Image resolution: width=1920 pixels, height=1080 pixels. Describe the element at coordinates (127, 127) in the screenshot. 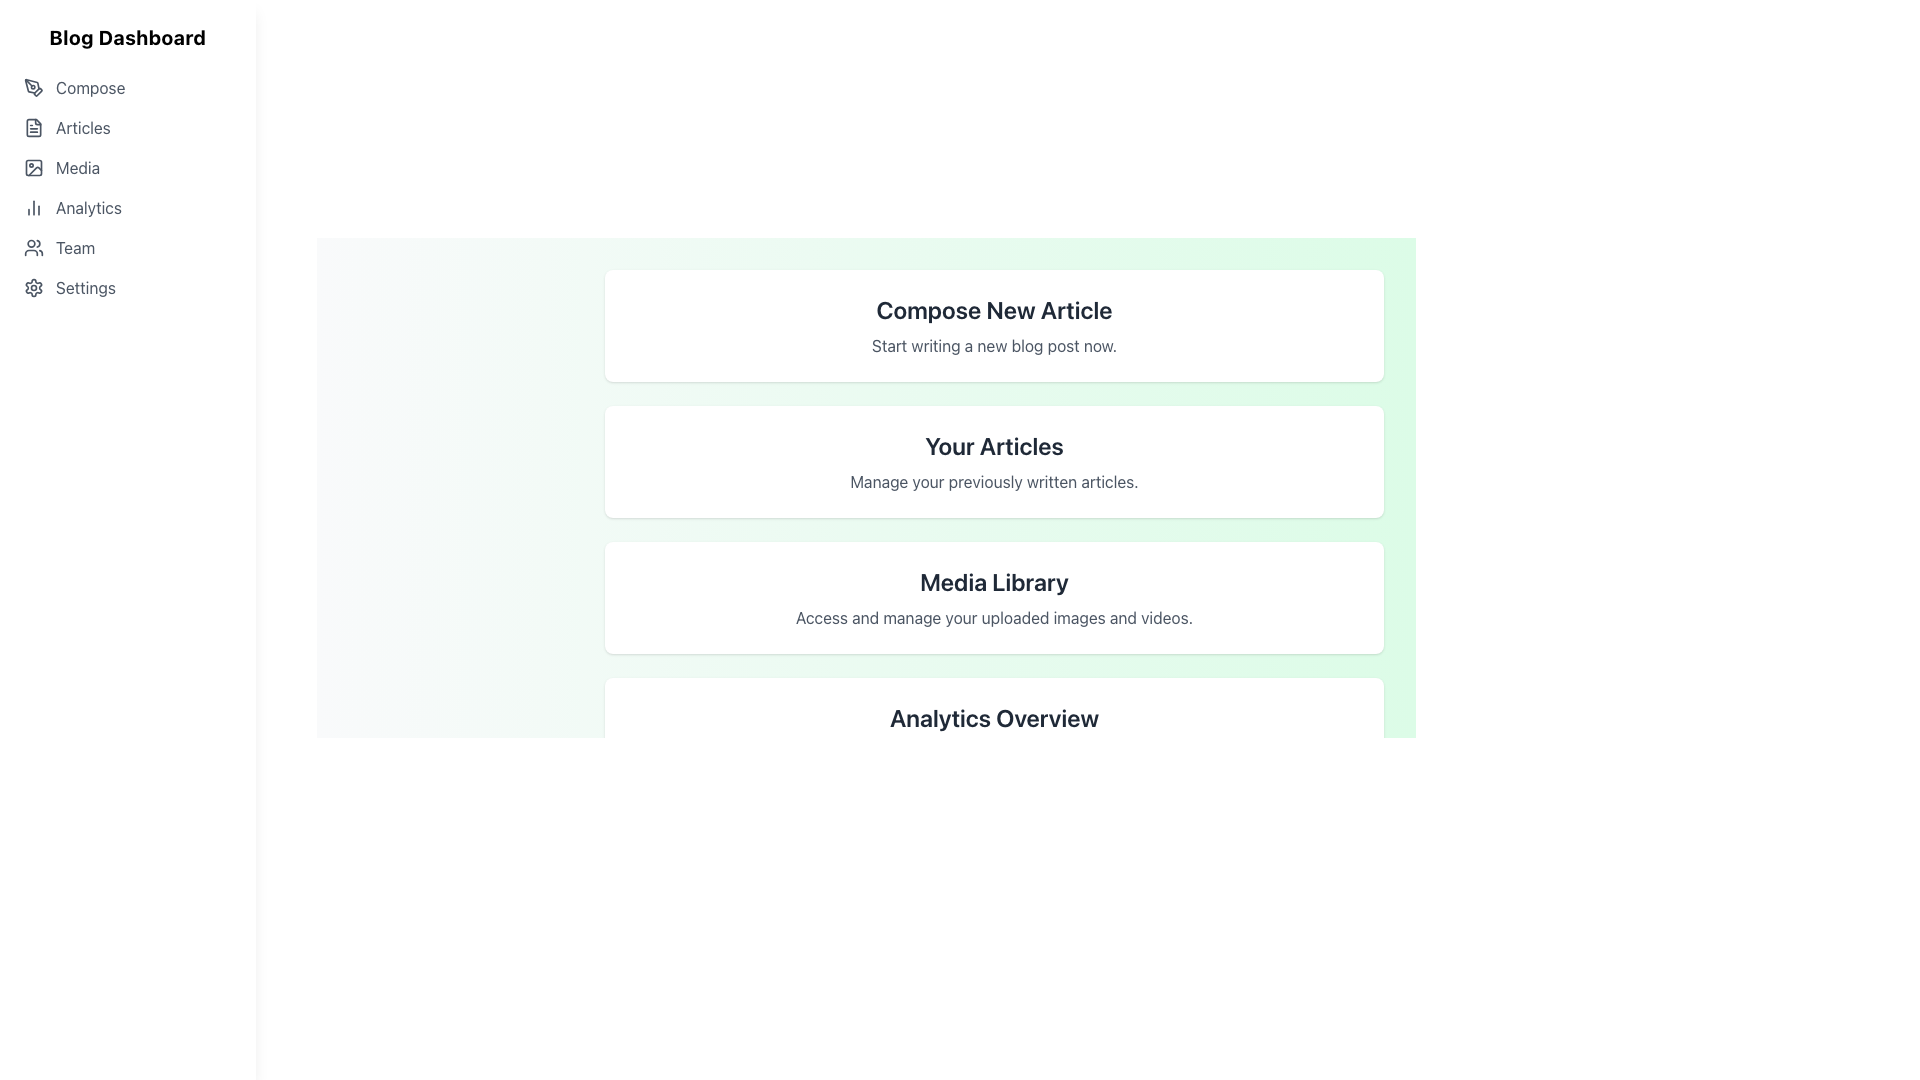

I see `the 'Articles' navigation link, which is the second item in the vertical navigation list on the left side of the interface` at that location.